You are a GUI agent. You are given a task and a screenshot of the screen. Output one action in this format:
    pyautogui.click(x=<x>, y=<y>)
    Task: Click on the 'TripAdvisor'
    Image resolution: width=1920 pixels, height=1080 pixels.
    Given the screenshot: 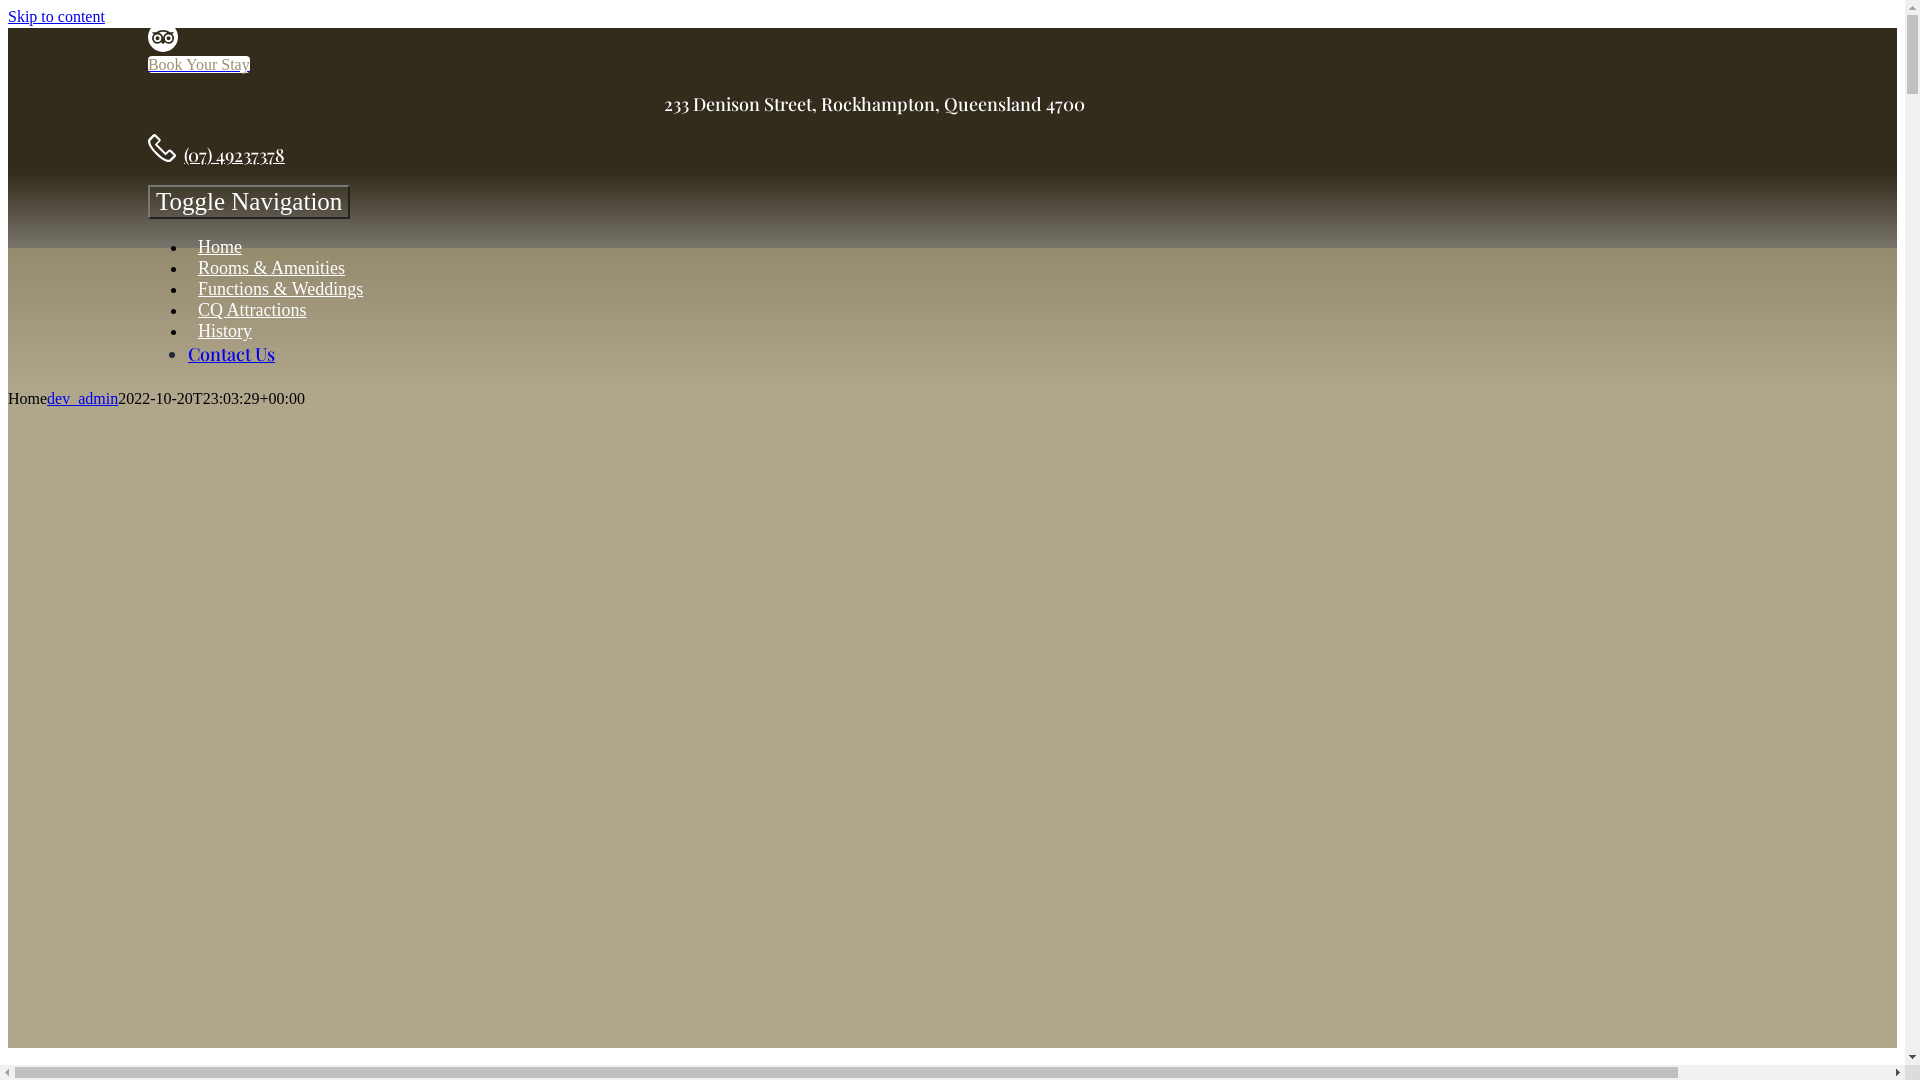 What is the action you would take?
    pyautogui.click(x=163, y=45)
    